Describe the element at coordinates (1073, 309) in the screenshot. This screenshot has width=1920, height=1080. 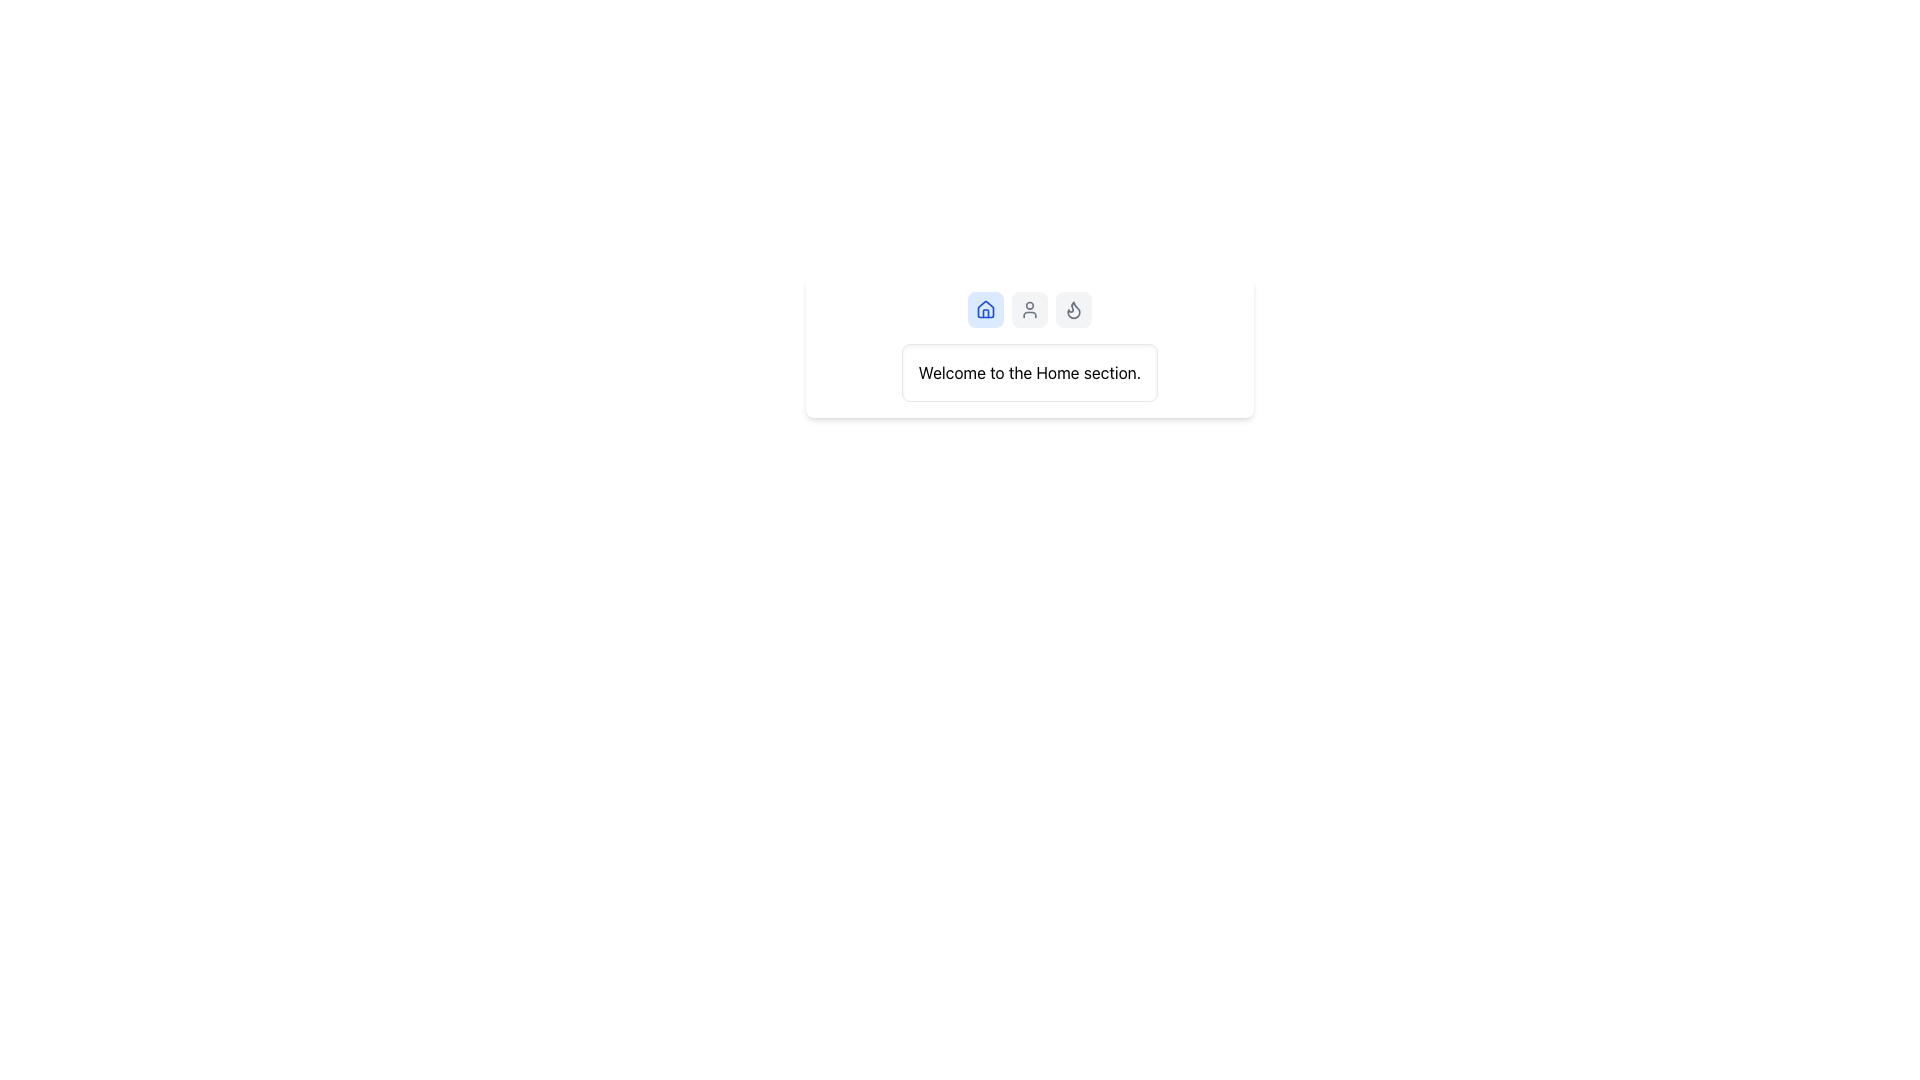
I see `the flame icon located in the rightmost position among four icons at the top of the card component, which indicates activity or popularity metrics` at that location.